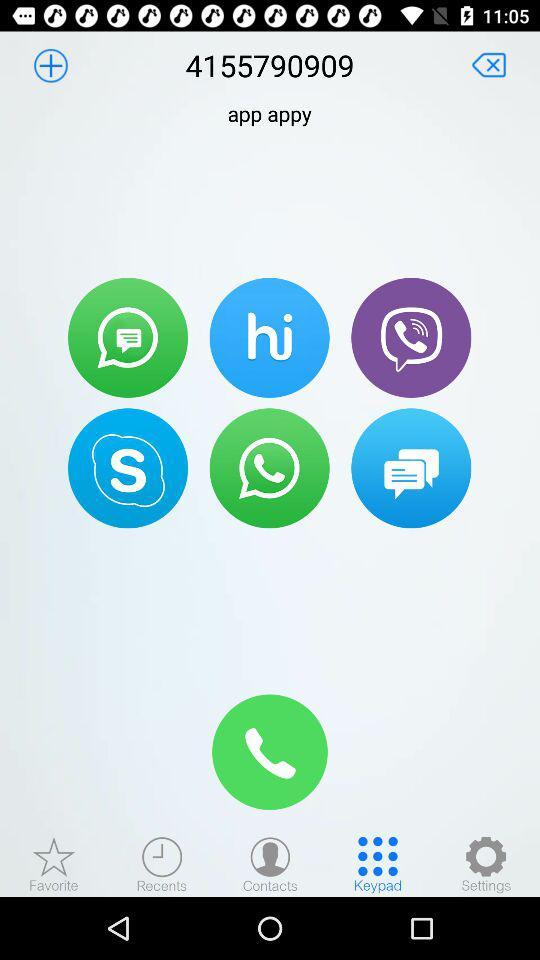  What do you see at coordinates (269, 468) in the screenshot?
I see `make call` at bounding box center [269, 468].